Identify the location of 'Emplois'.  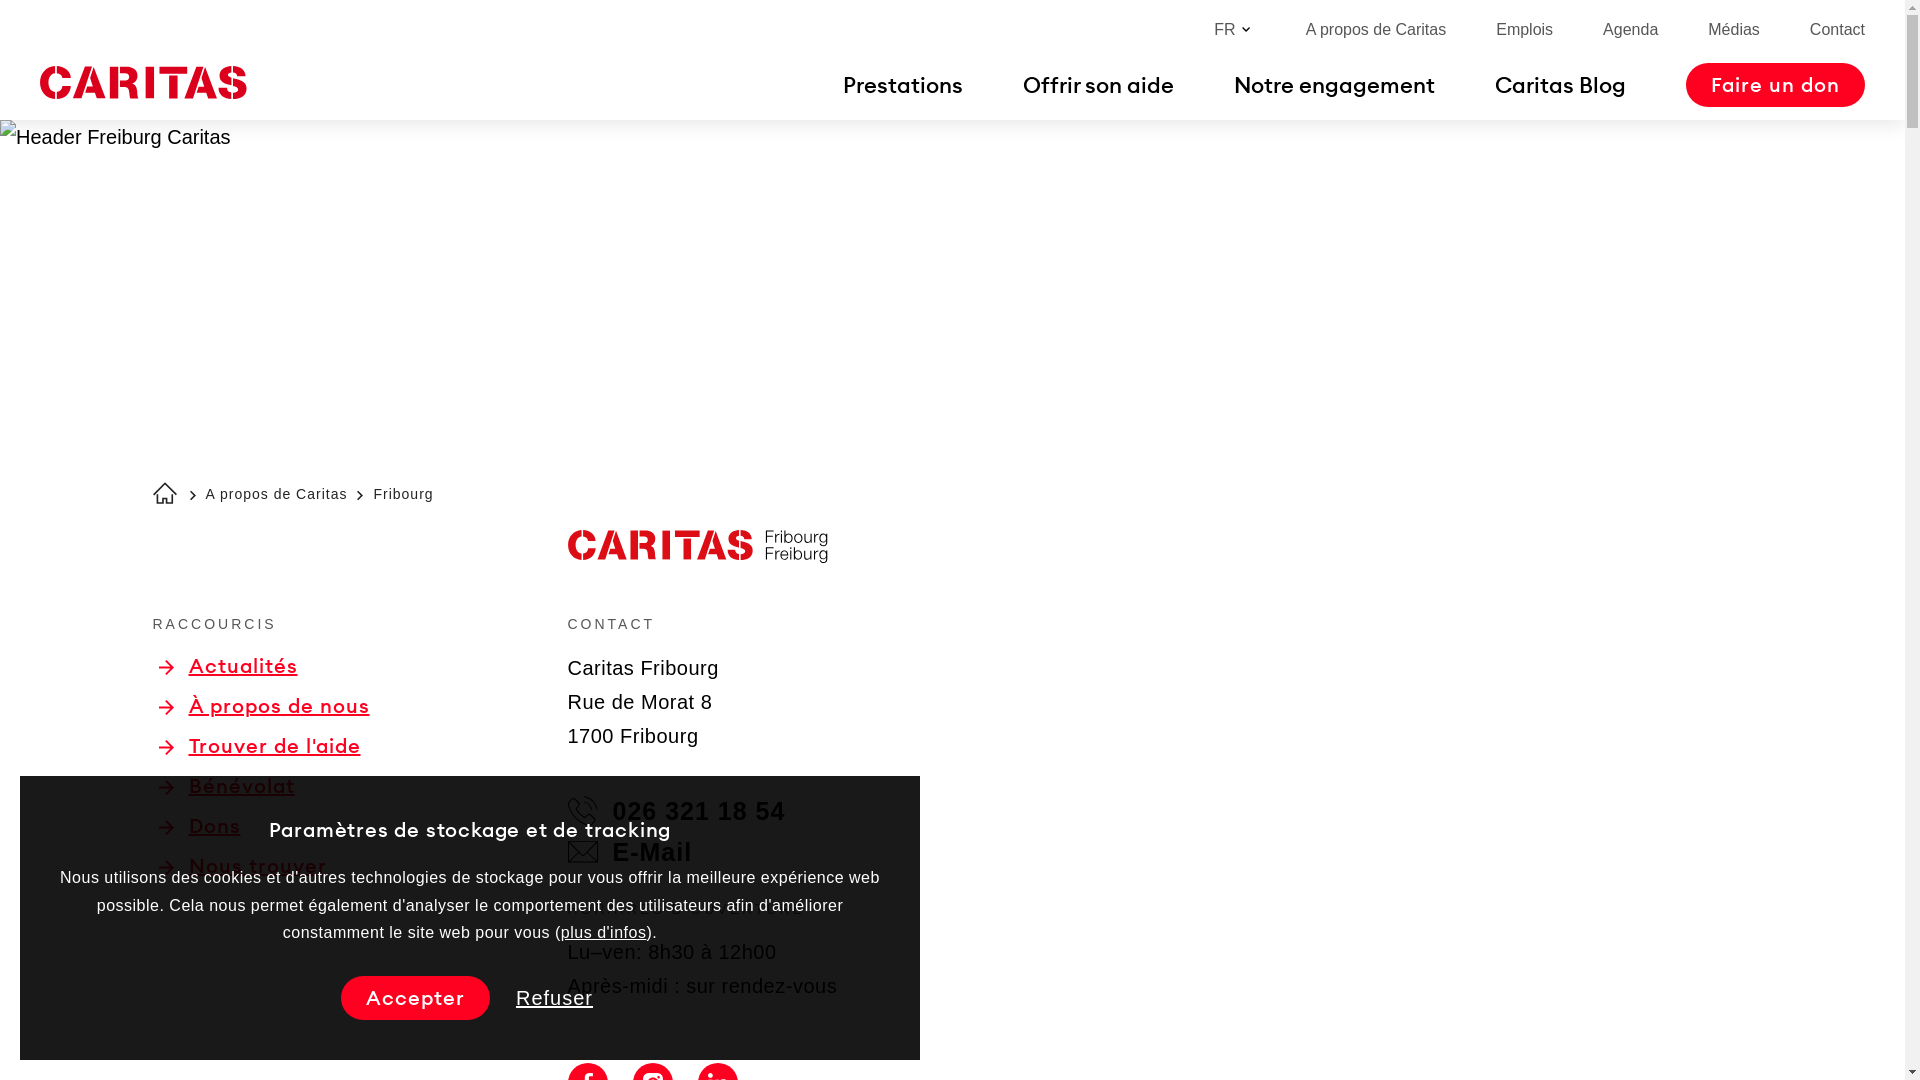
(1523, 29).